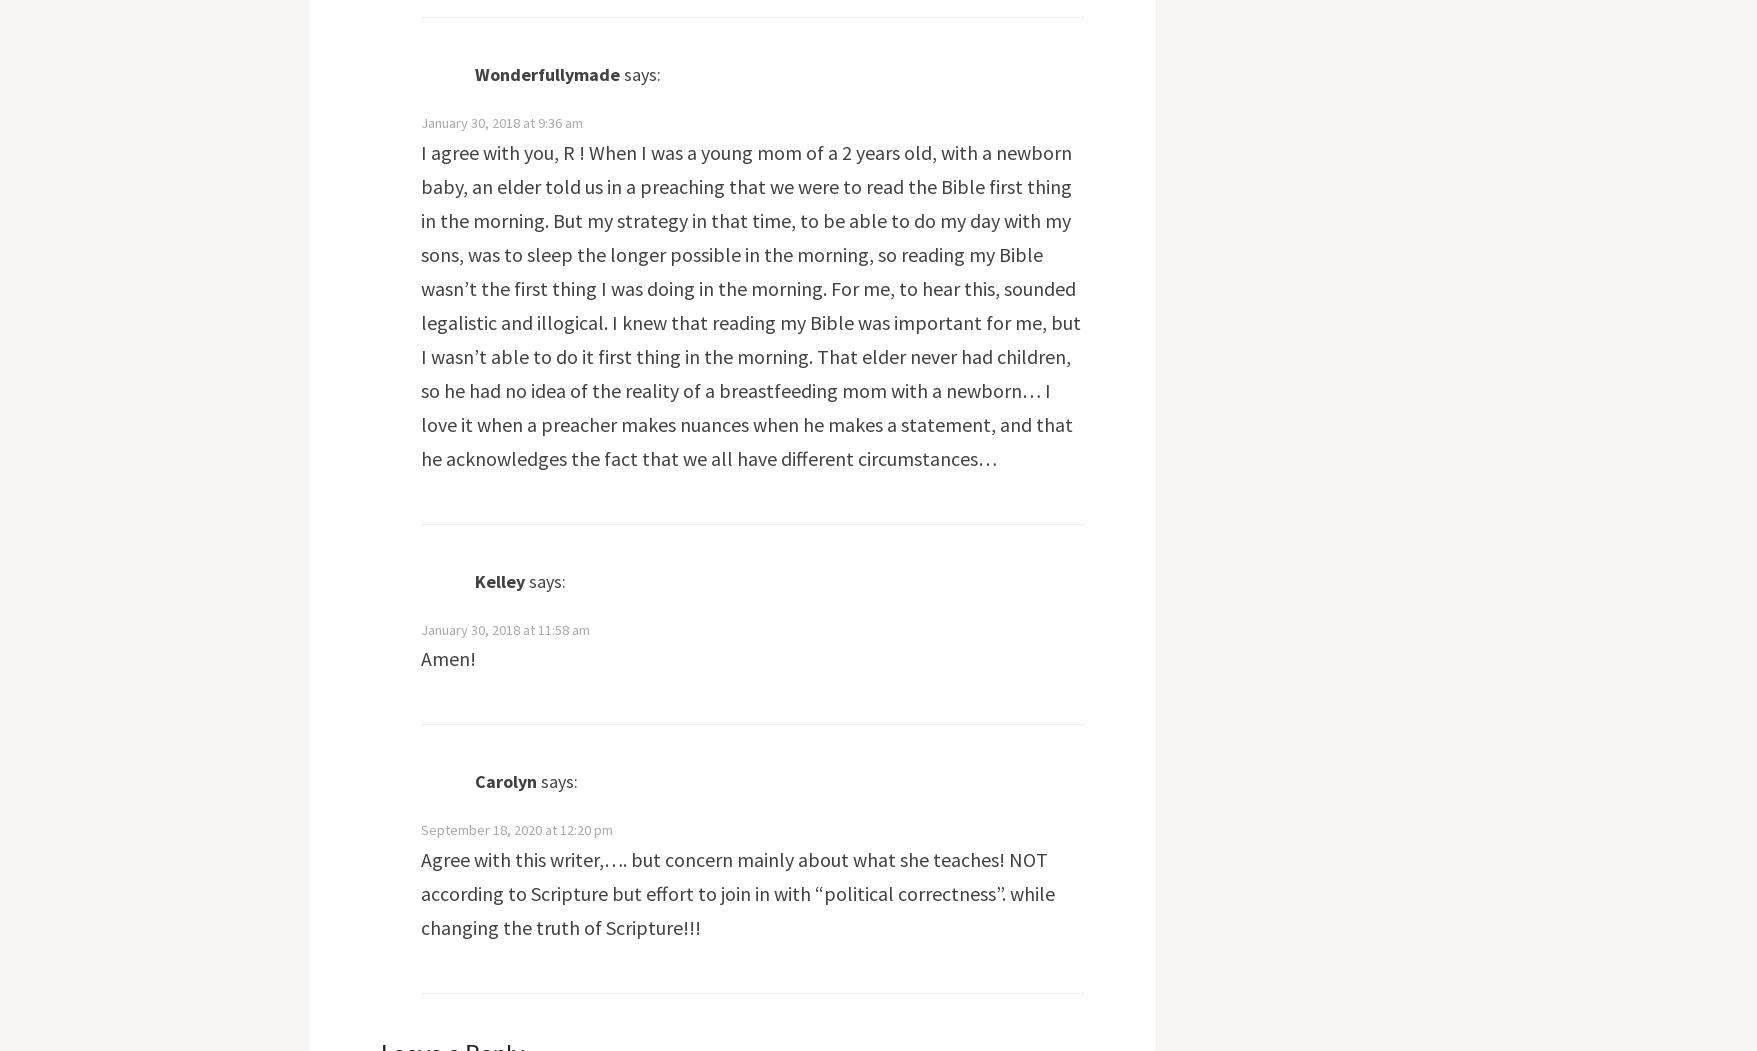 The width and height of the screenshot is (1757, 1051). I want to click on 'I agree with you, R ! When I was a young mom of a 2 years old, with a newborn baby, an elder told us in a preaching that we were to read the Bible first thing in the morning. But my strategy in that time, to be able to do my day with my sons, was to sleep the longer possible in the morning, so reading my Bible wasn’t the first thing I was doing in the morning. For me, to hear this, sounded legalistic and illogical. I knew that reading my Bible was important for me, but I wasn’t able to do it first thing in the morning. That elder never had children, so he had no idea of the reality of a breastfeeding mom with a newborn… I love it when a preacher makes nuances when he makes a statement, and that he acknowledges the fact that we all have different circumstances…', so click(749, 303).